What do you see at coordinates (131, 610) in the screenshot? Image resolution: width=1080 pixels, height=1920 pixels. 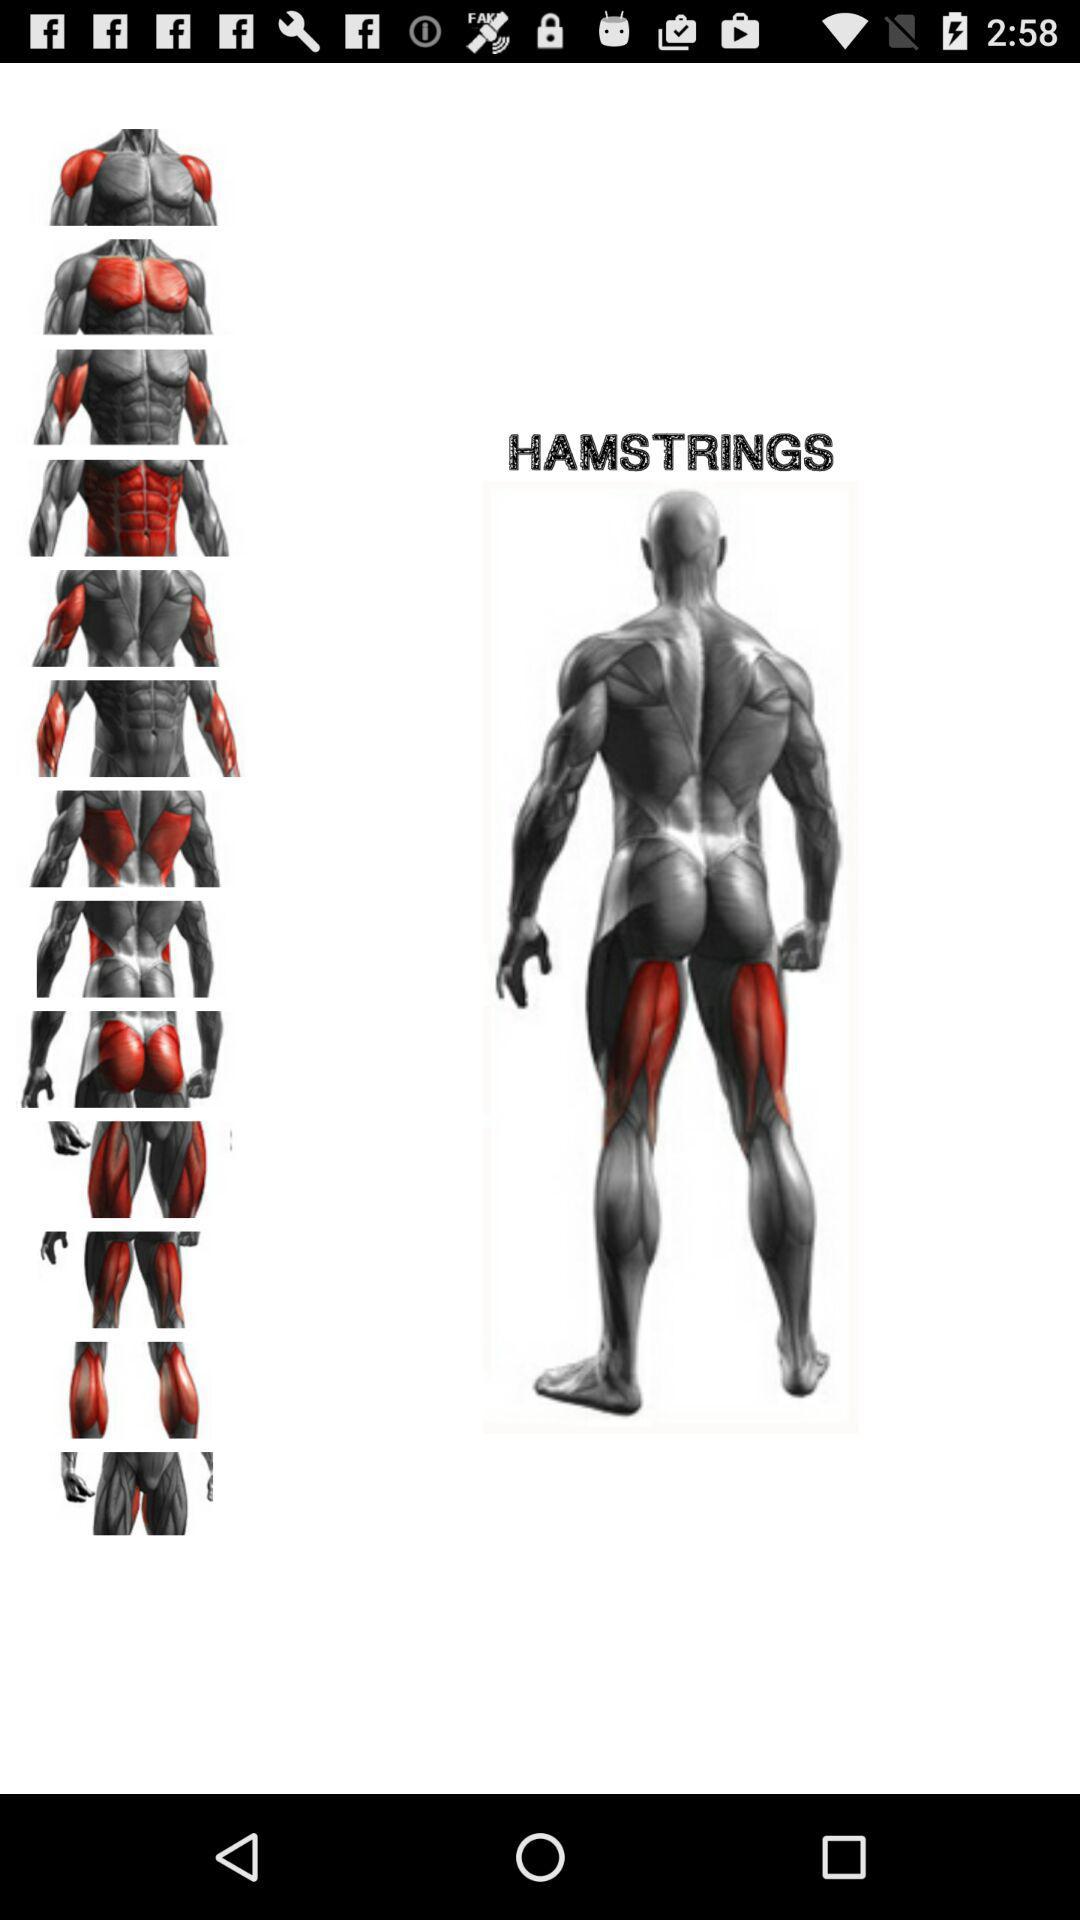 I see `triceps` at bounding box center [131, 610].